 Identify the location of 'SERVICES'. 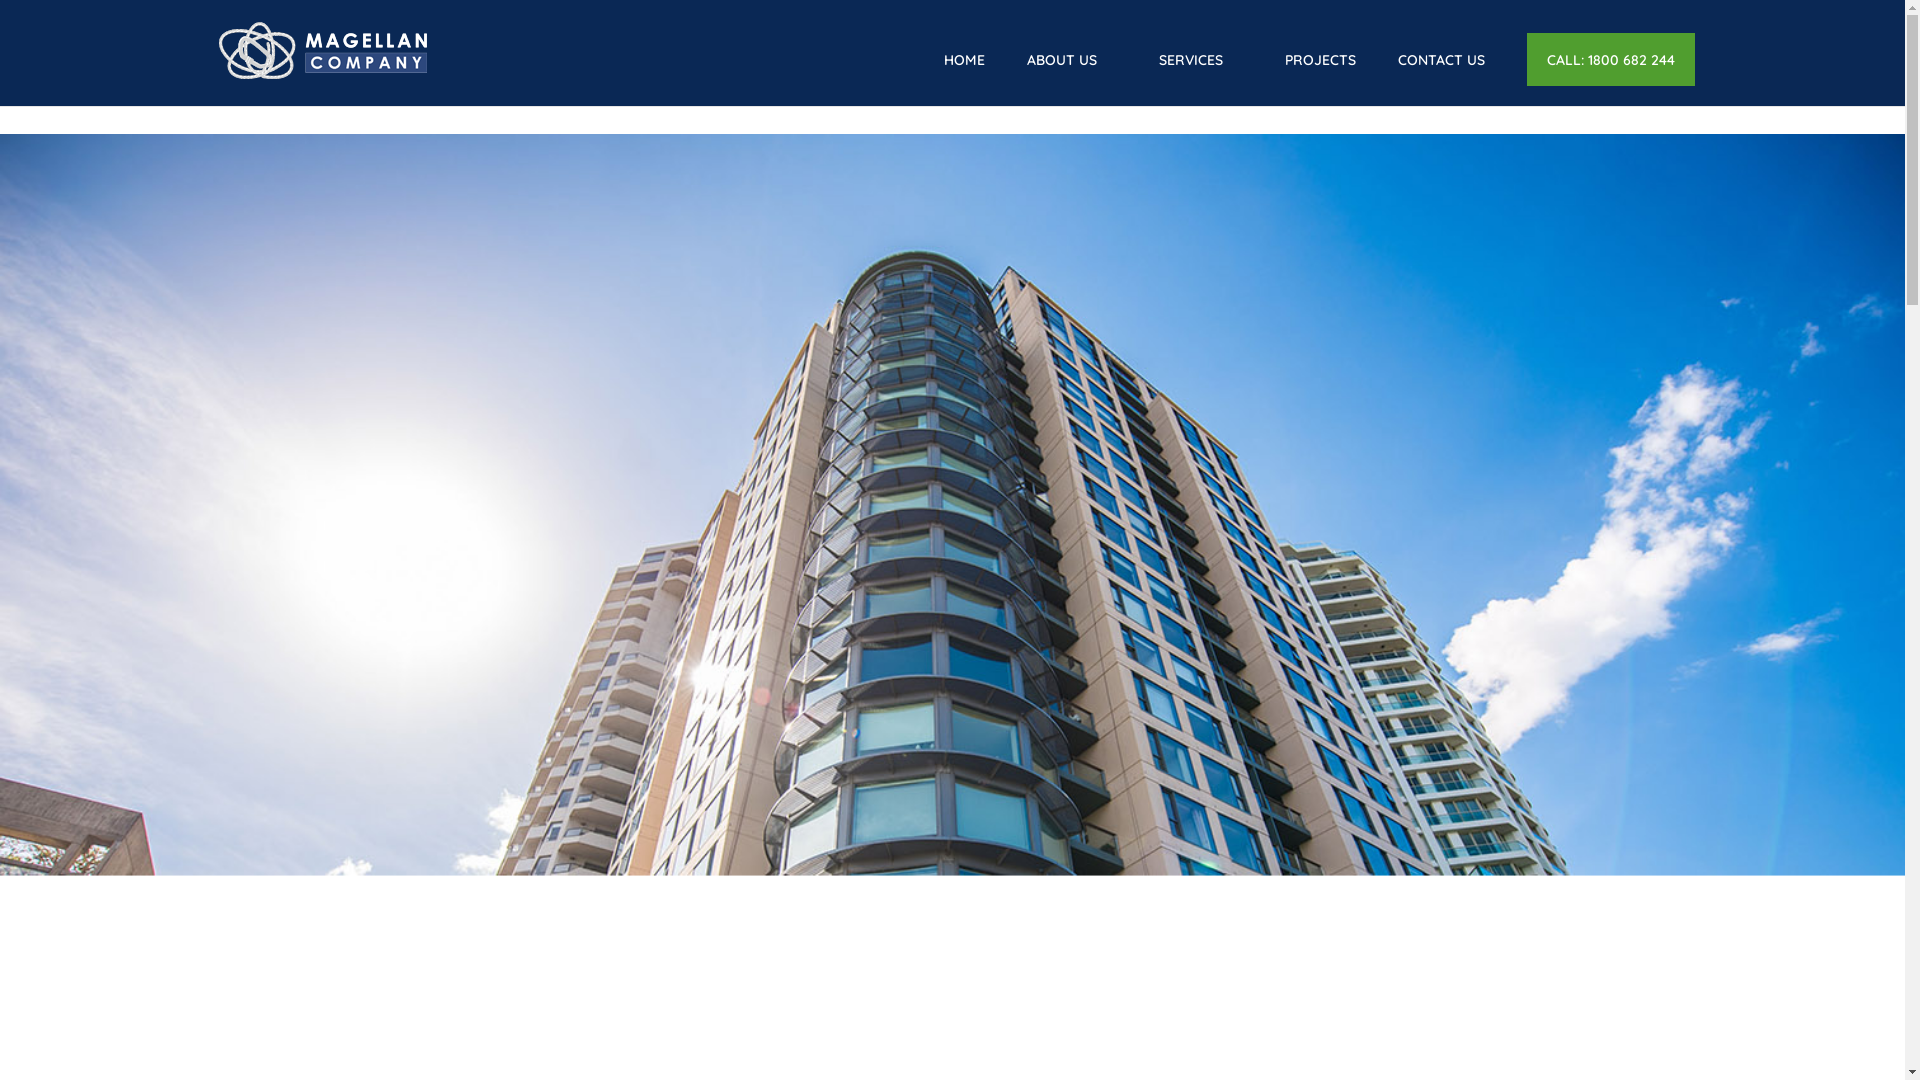
(1200, 75).